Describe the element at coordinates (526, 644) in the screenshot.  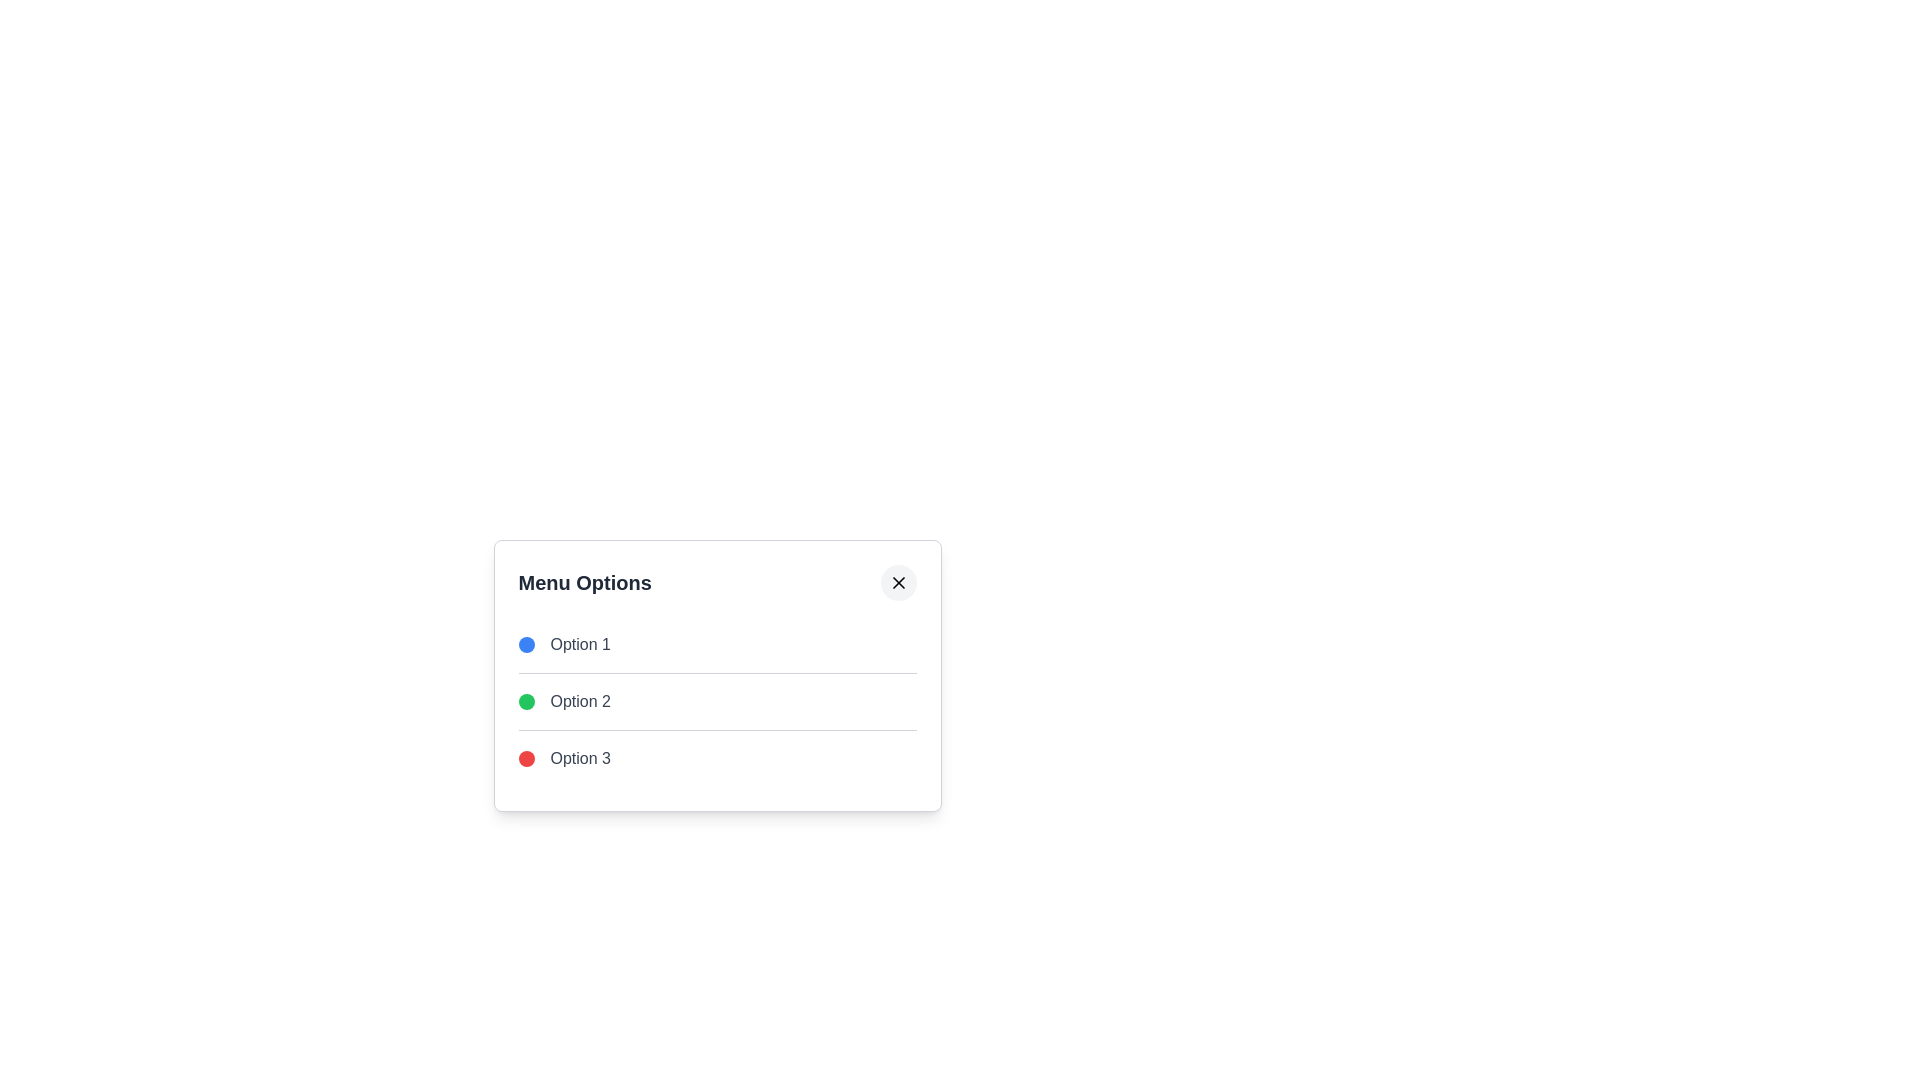
I see `the icon representing 'Option 1' located at the far-left end of the horizontal layout in the menu` at that location.